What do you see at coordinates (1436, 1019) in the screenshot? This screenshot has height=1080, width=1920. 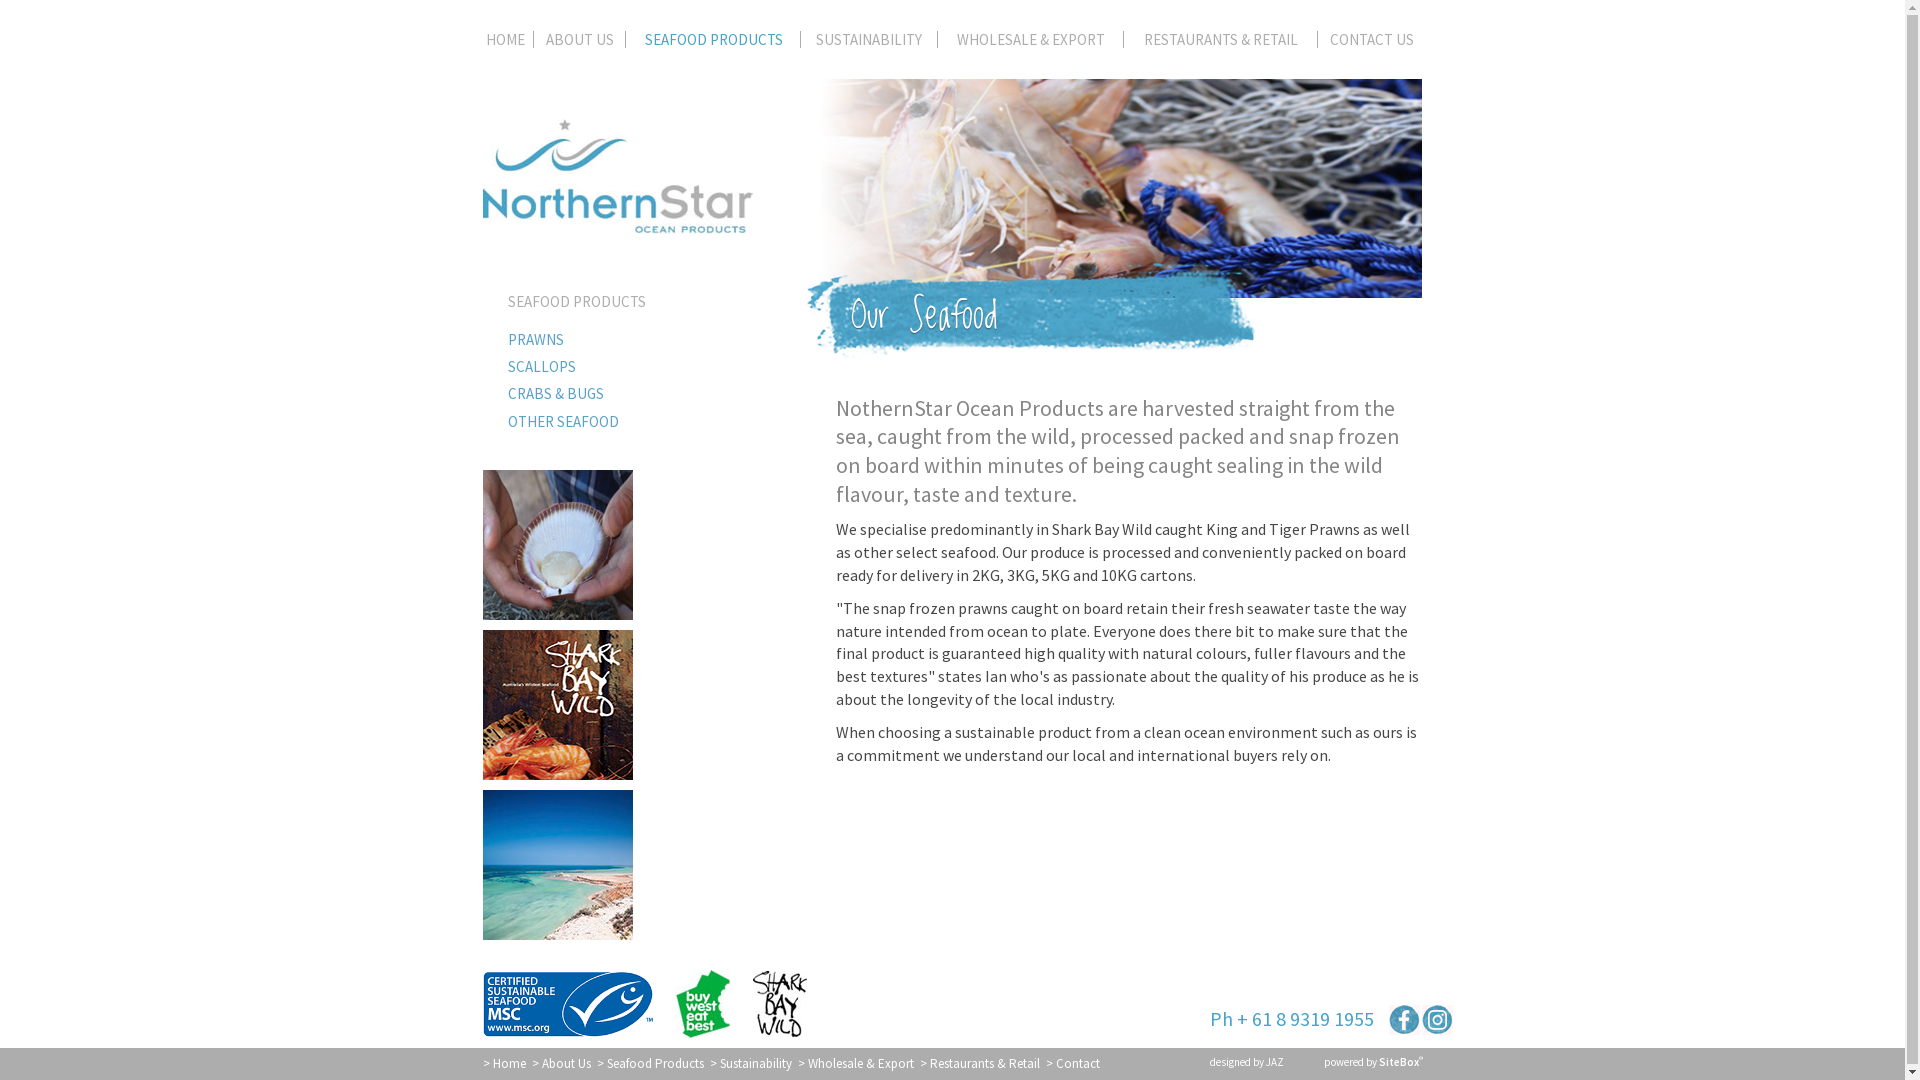 I see `' '` at bounding box center [1436, 1019].